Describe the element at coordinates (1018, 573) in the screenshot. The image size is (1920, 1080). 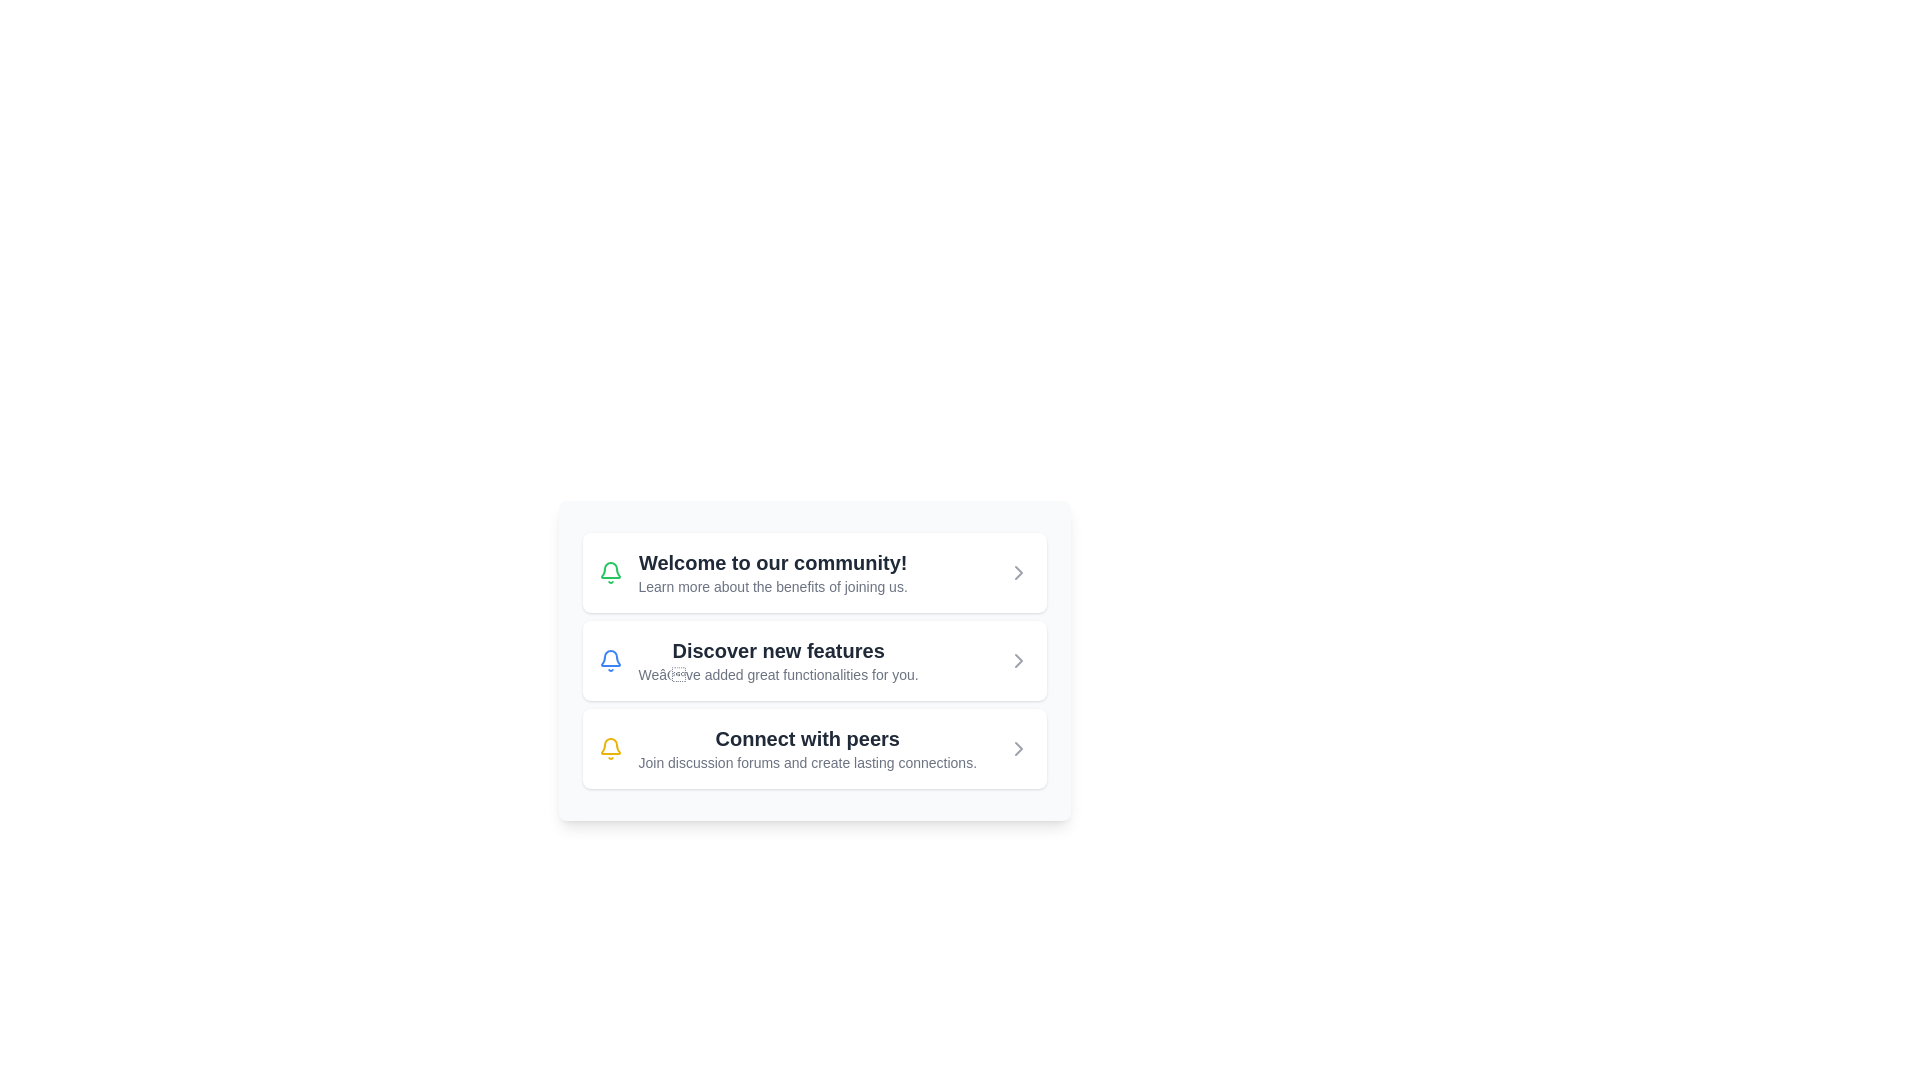
I see `the chevron-shaped arrow icon, which is part of the 'Discover new features' UI card section and located at the far right of the horizontally arranged list item` at that location.